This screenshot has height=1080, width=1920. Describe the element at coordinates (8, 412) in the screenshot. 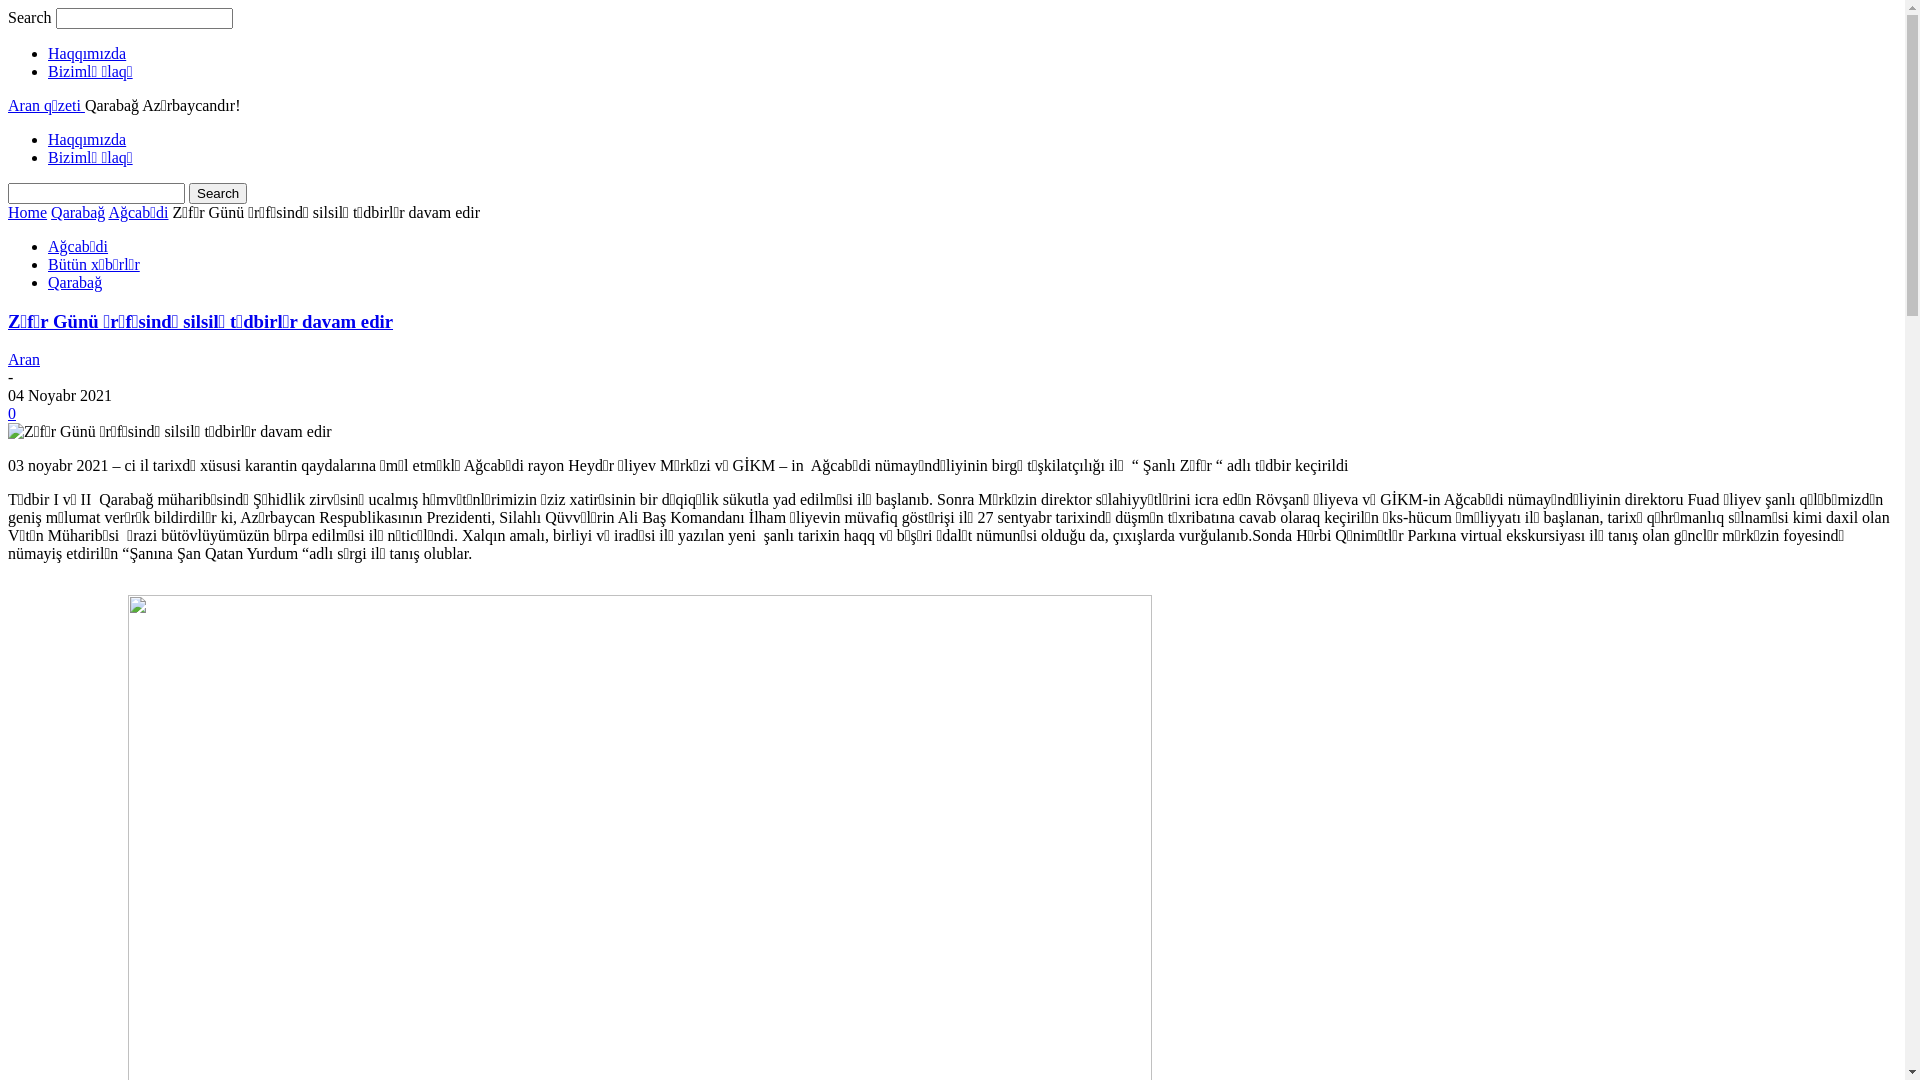

I see `'0'` at that location.